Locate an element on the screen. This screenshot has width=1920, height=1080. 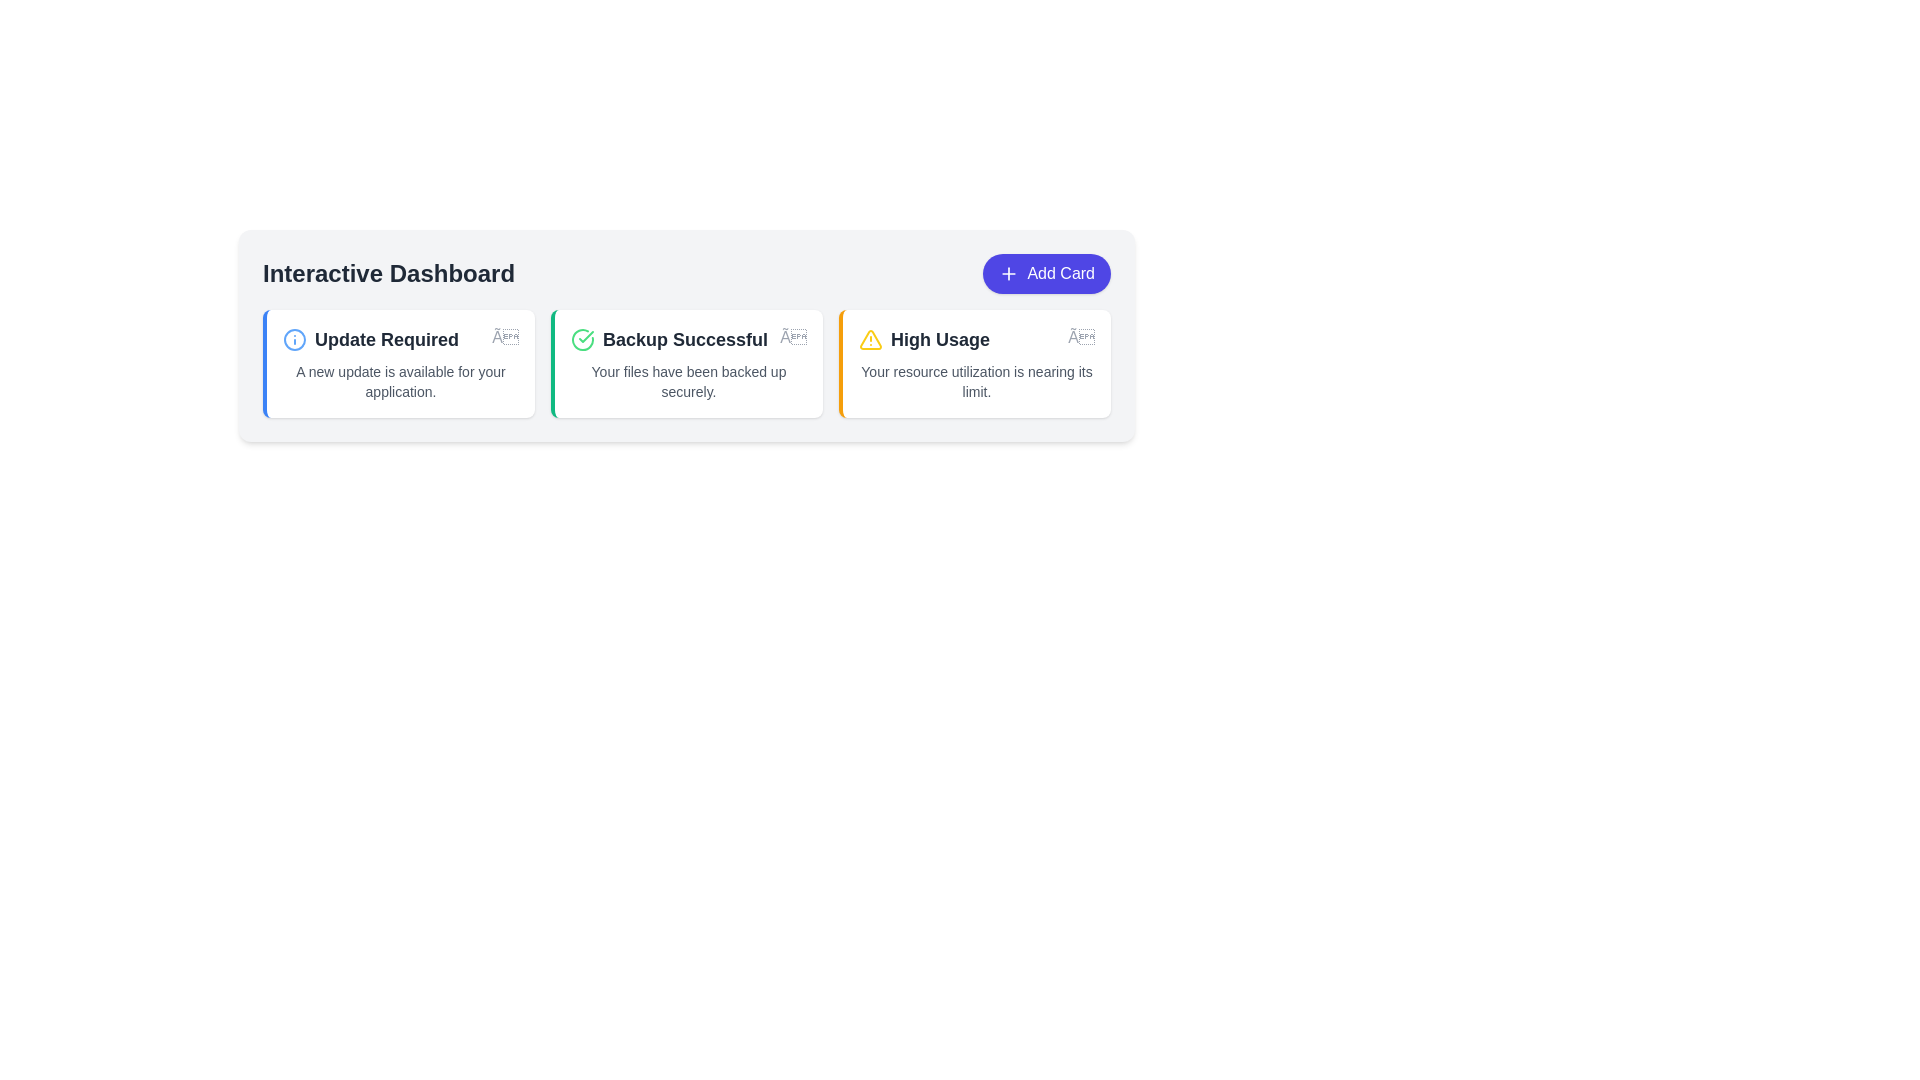
status text of the Static Text element located within the 'Backup Successful' card, which indicates the completion of the backup operation is located at coordinates (689, 381).